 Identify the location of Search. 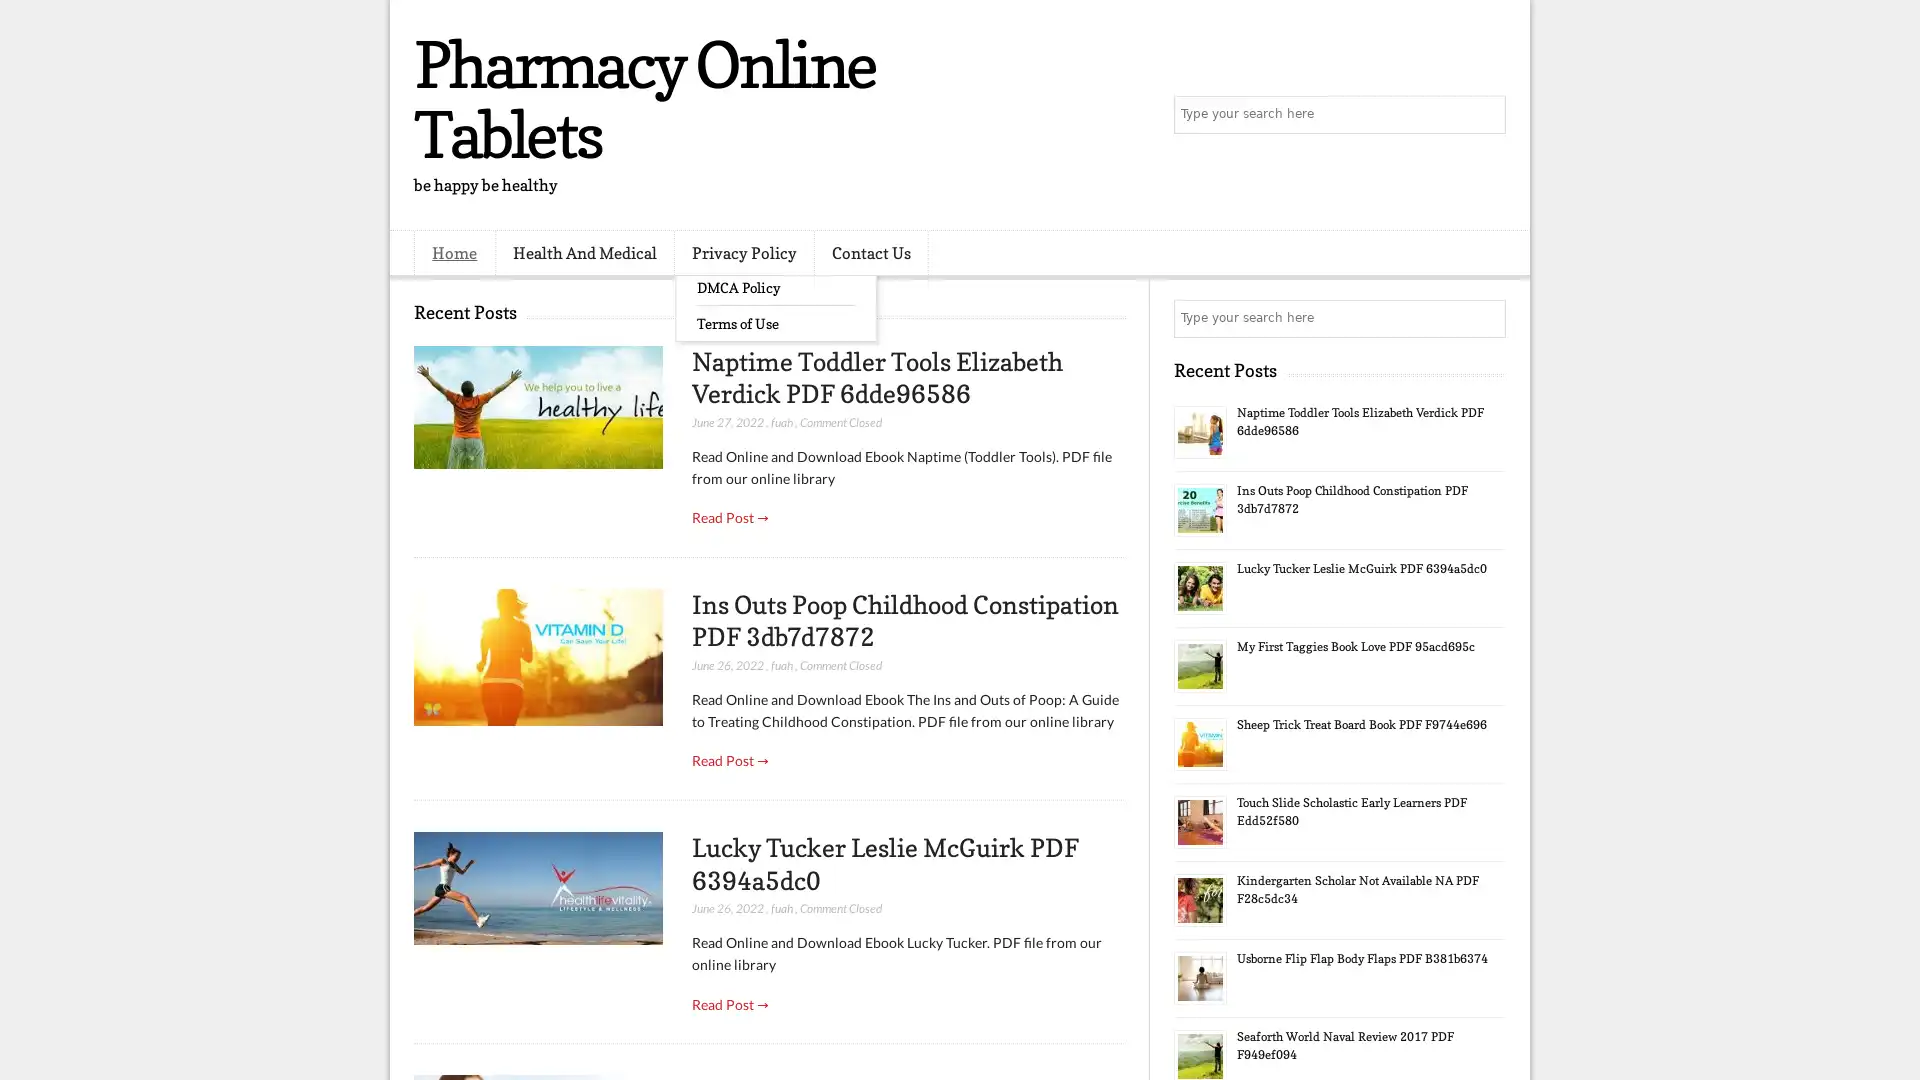
(1485, 115).